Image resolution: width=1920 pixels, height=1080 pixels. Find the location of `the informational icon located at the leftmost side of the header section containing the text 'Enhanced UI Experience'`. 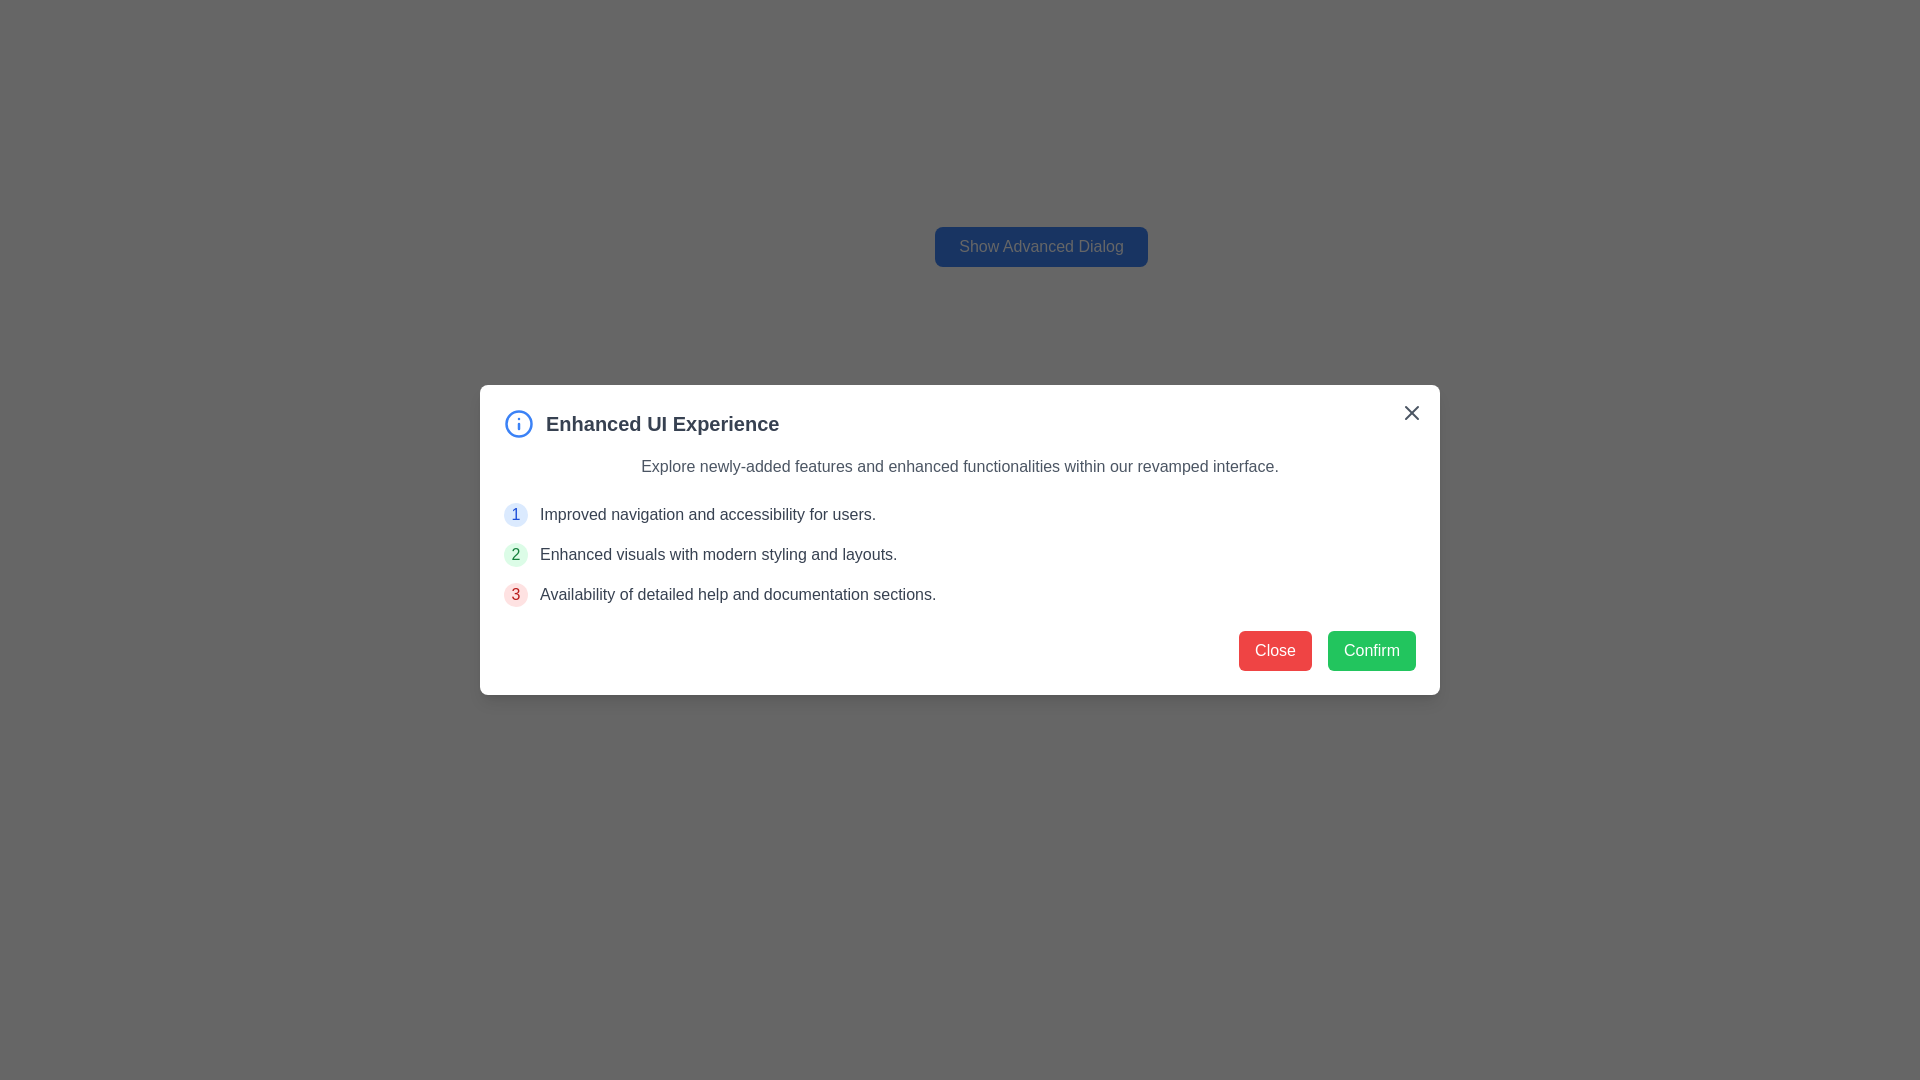

the informational icon located at the leftmost side of the header section containing the text 'Enhanced UI Experience' is located at coordinates (518, 423).